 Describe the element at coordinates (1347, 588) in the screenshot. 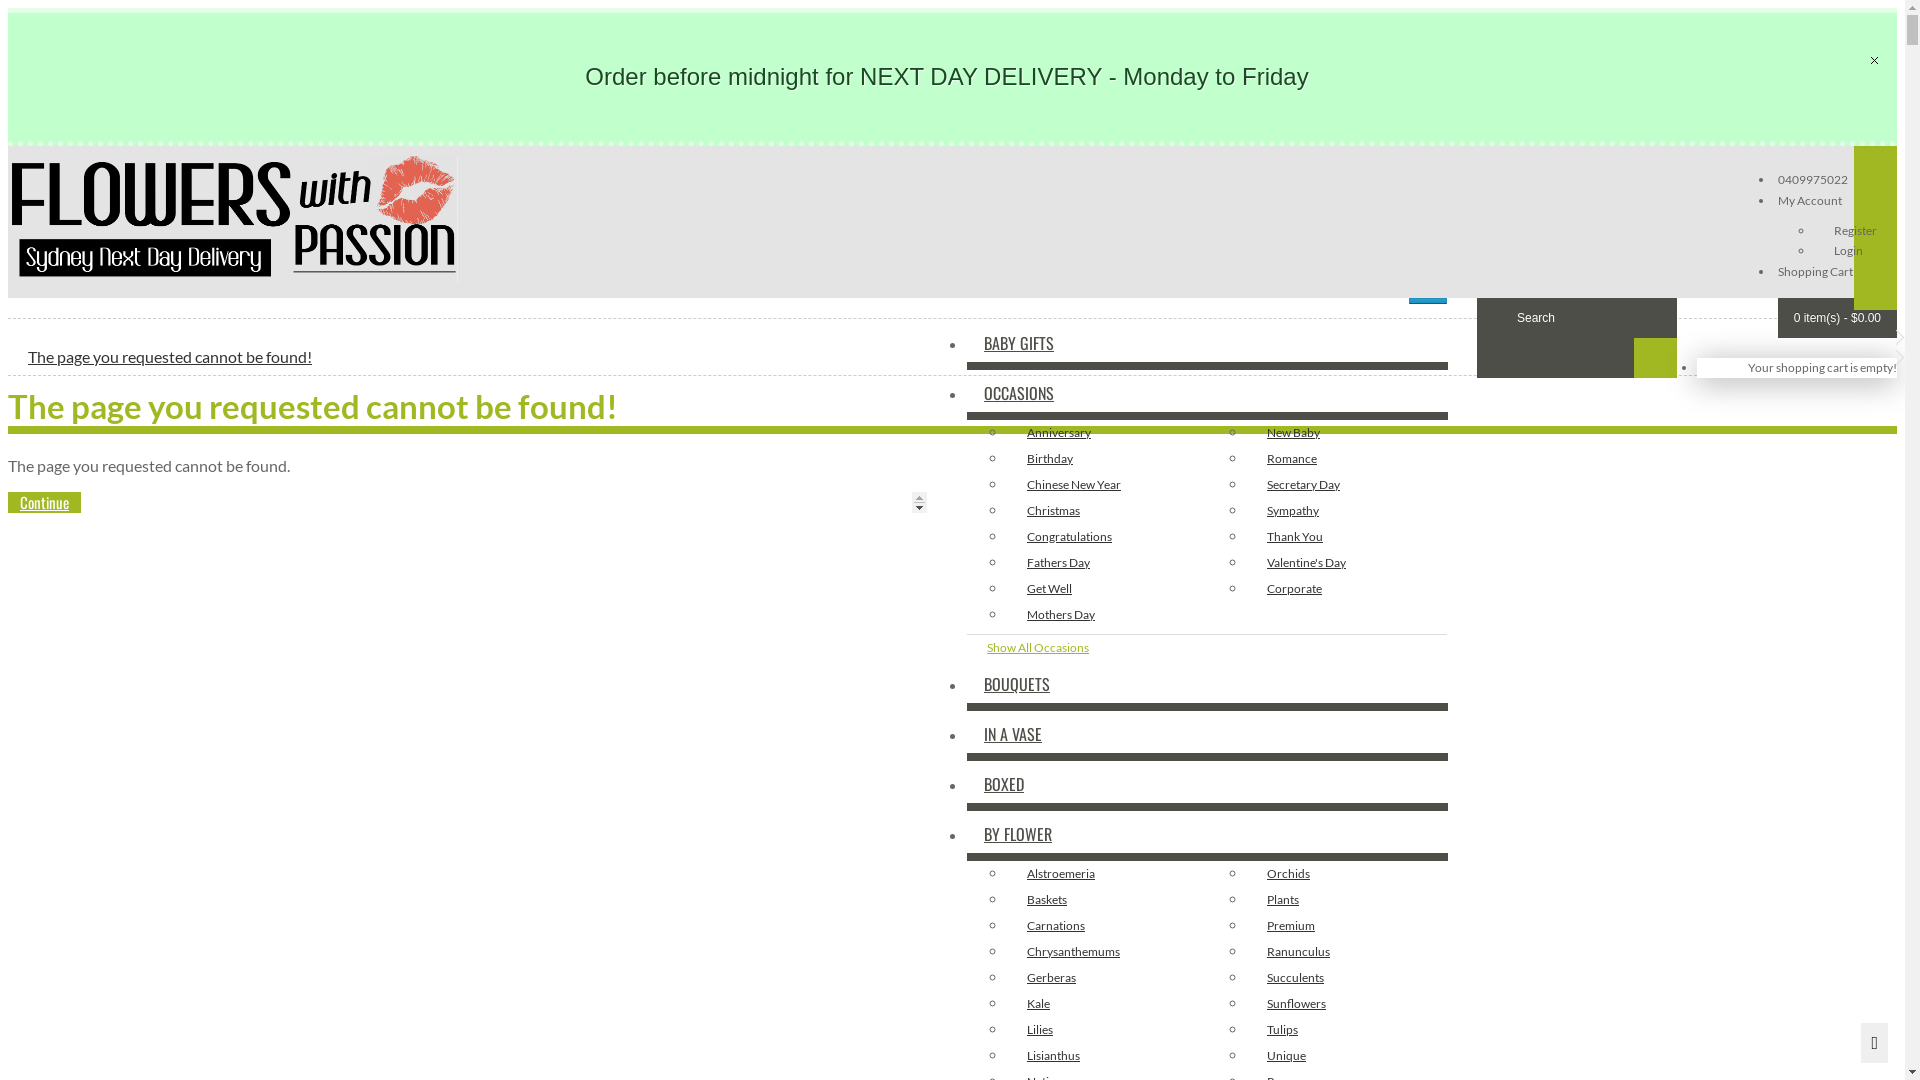

I see `'Corporate'` at that location.